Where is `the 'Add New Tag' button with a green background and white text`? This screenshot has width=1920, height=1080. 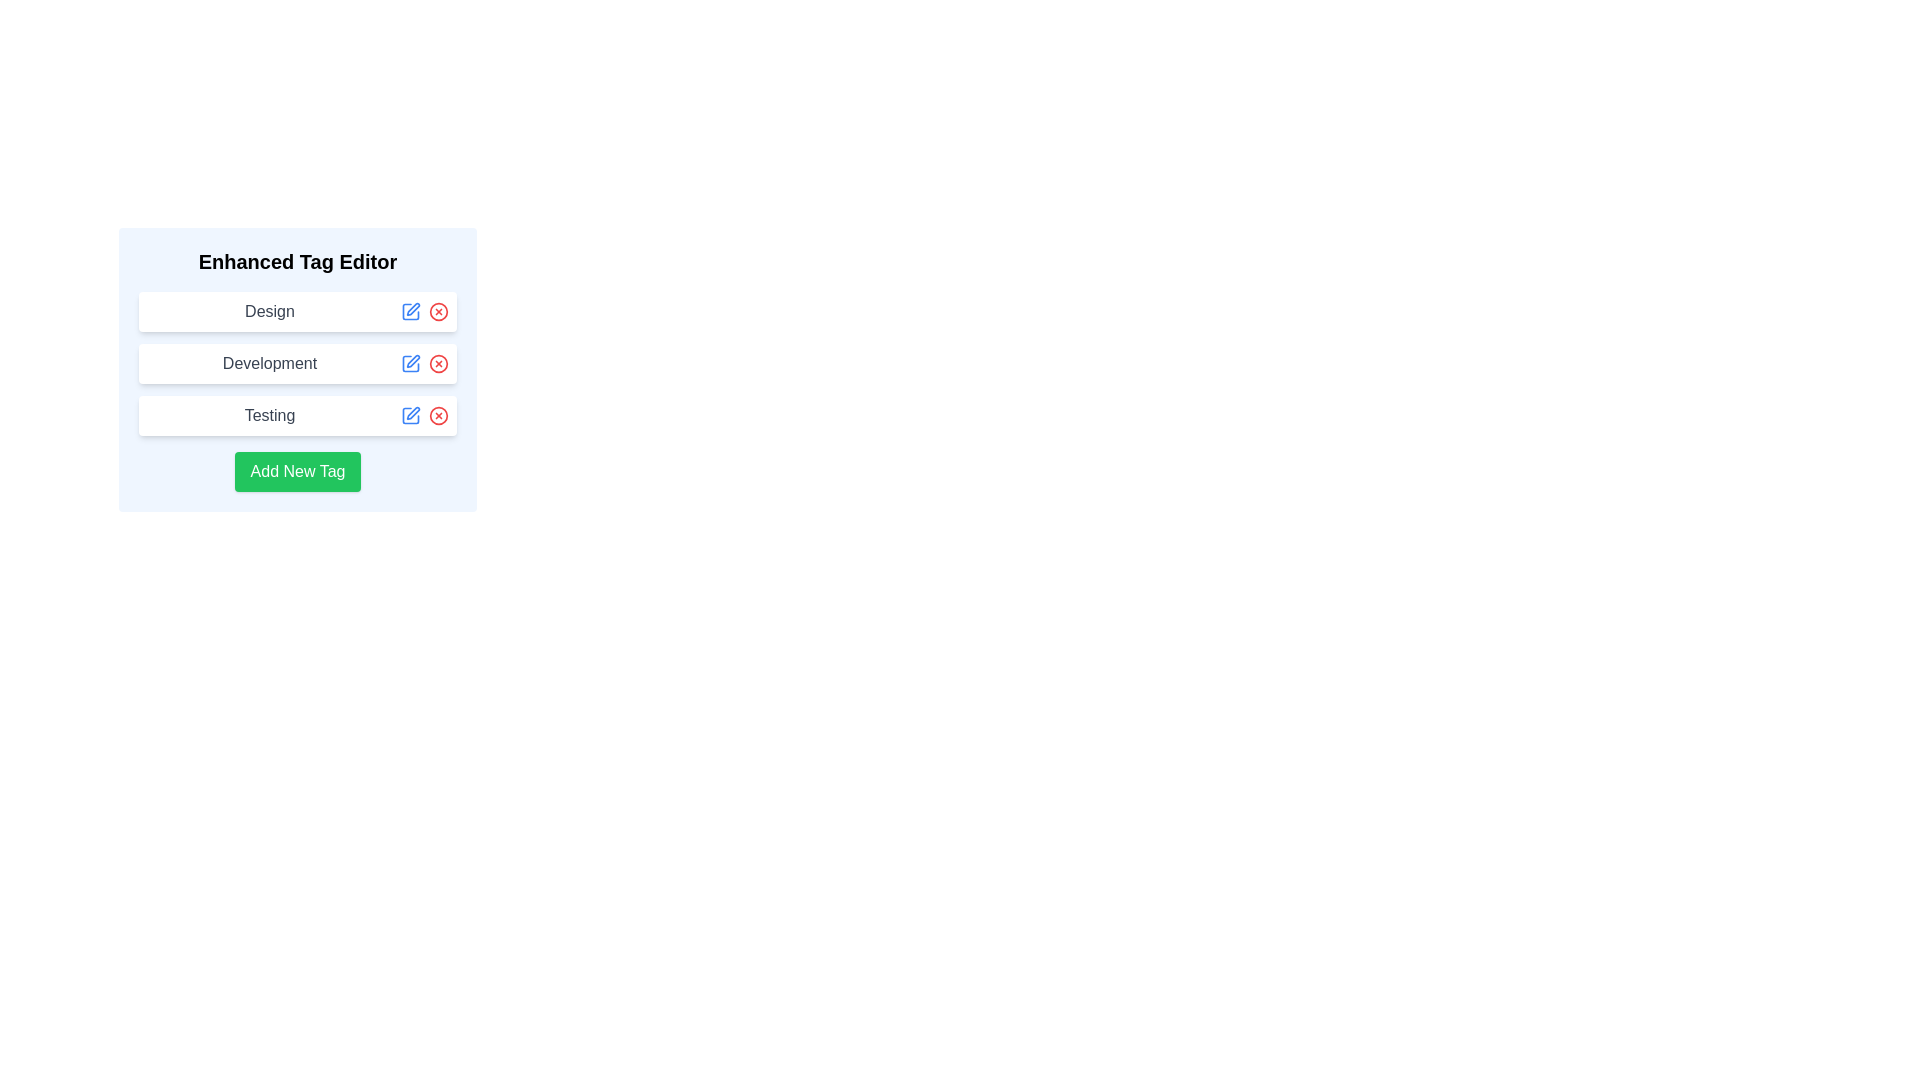
the 'Add New Tag' button with a green background and white text is located at coordinates (296, 471).